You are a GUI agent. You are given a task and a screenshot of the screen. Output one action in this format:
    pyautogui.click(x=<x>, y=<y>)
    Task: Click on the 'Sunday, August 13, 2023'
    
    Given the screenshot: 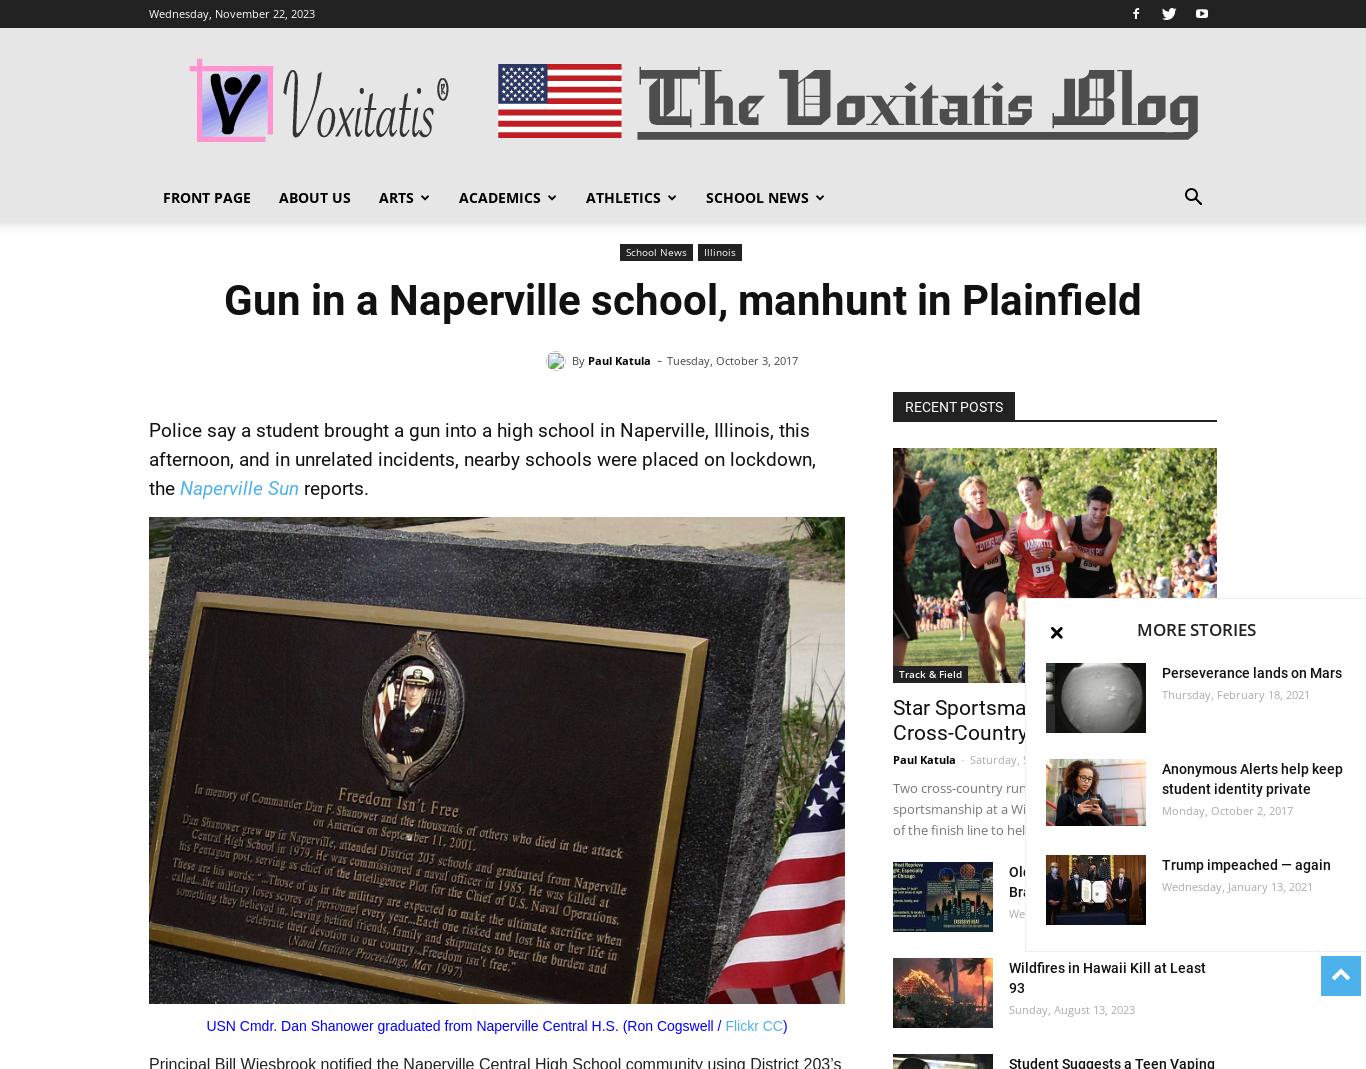 What is the action you would take?
    pyautogui.click(x=1071, y=1009)
    